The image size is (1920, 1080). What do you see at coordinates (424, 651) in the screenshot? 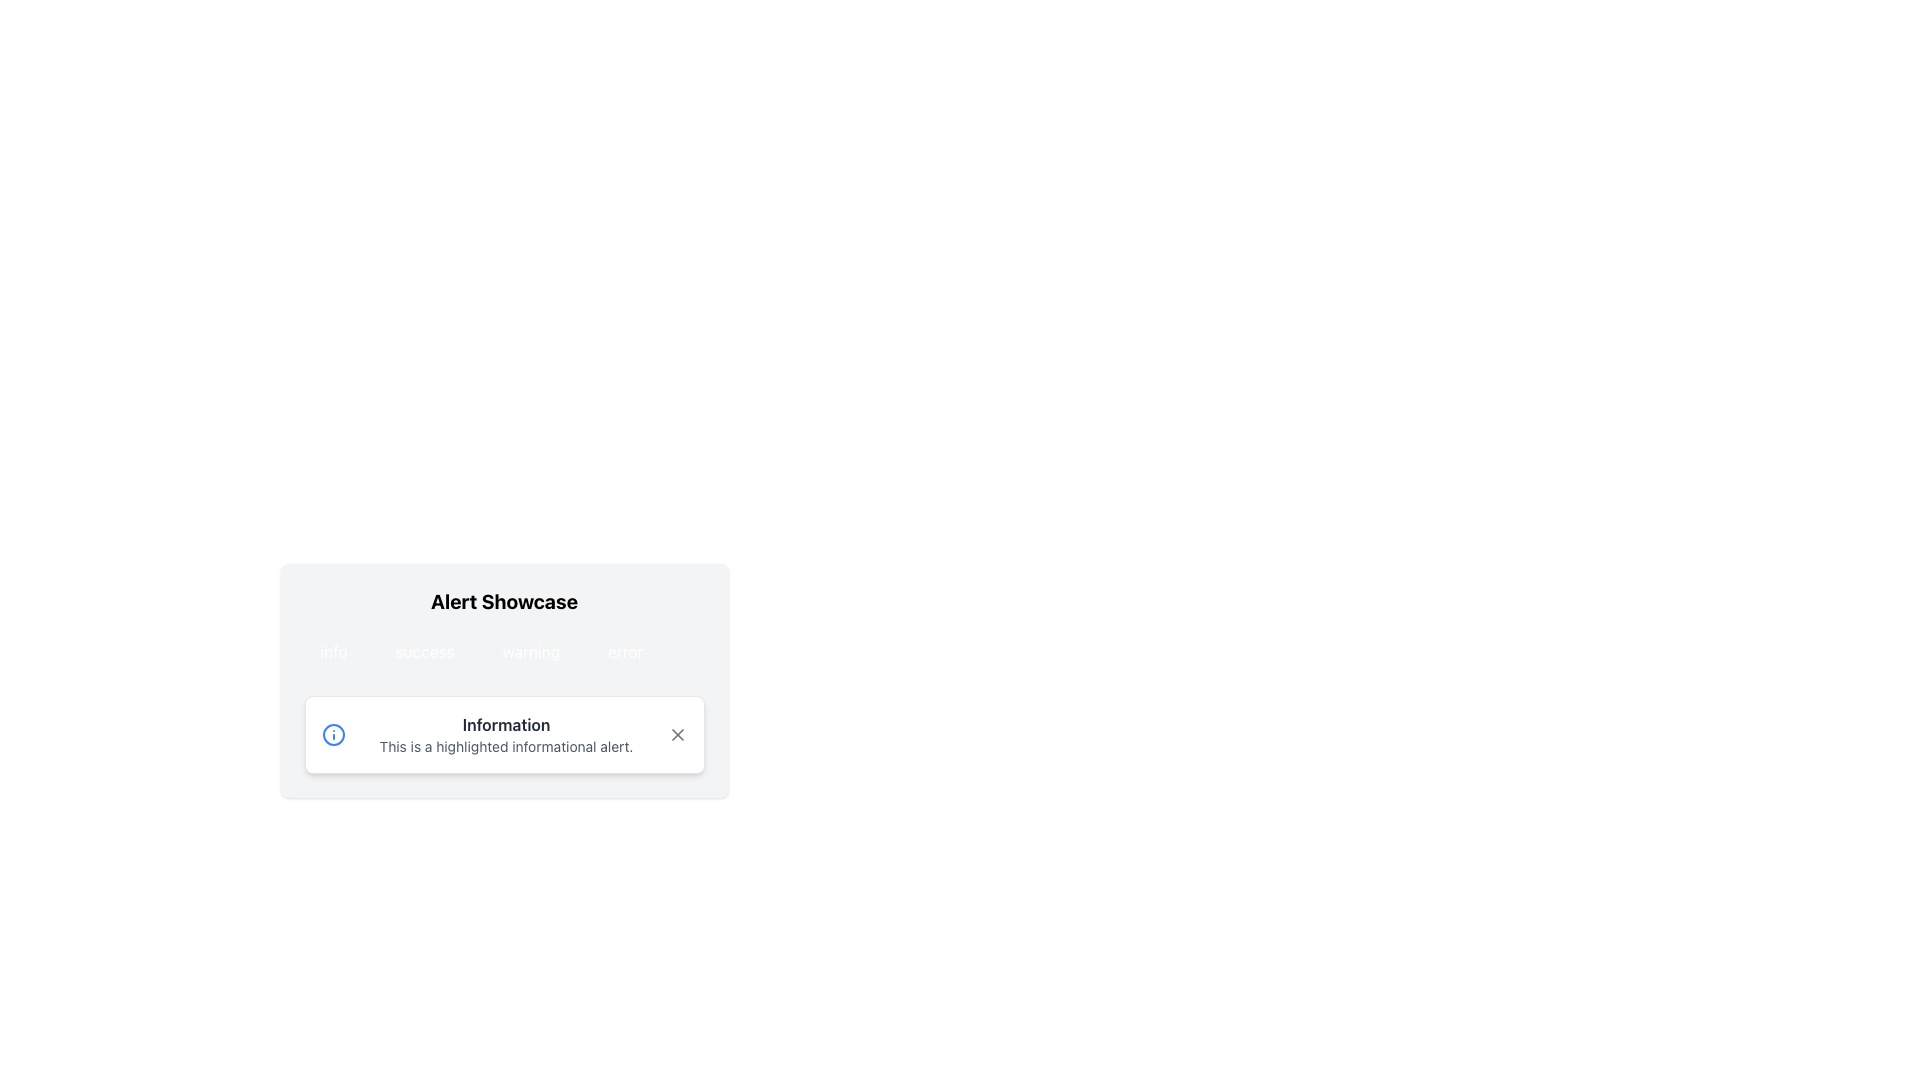
I see `the 'success' button, which is the second item in a horizontal list of four elements located below 'Alert Showcase'` at bounding box center [424, 651].